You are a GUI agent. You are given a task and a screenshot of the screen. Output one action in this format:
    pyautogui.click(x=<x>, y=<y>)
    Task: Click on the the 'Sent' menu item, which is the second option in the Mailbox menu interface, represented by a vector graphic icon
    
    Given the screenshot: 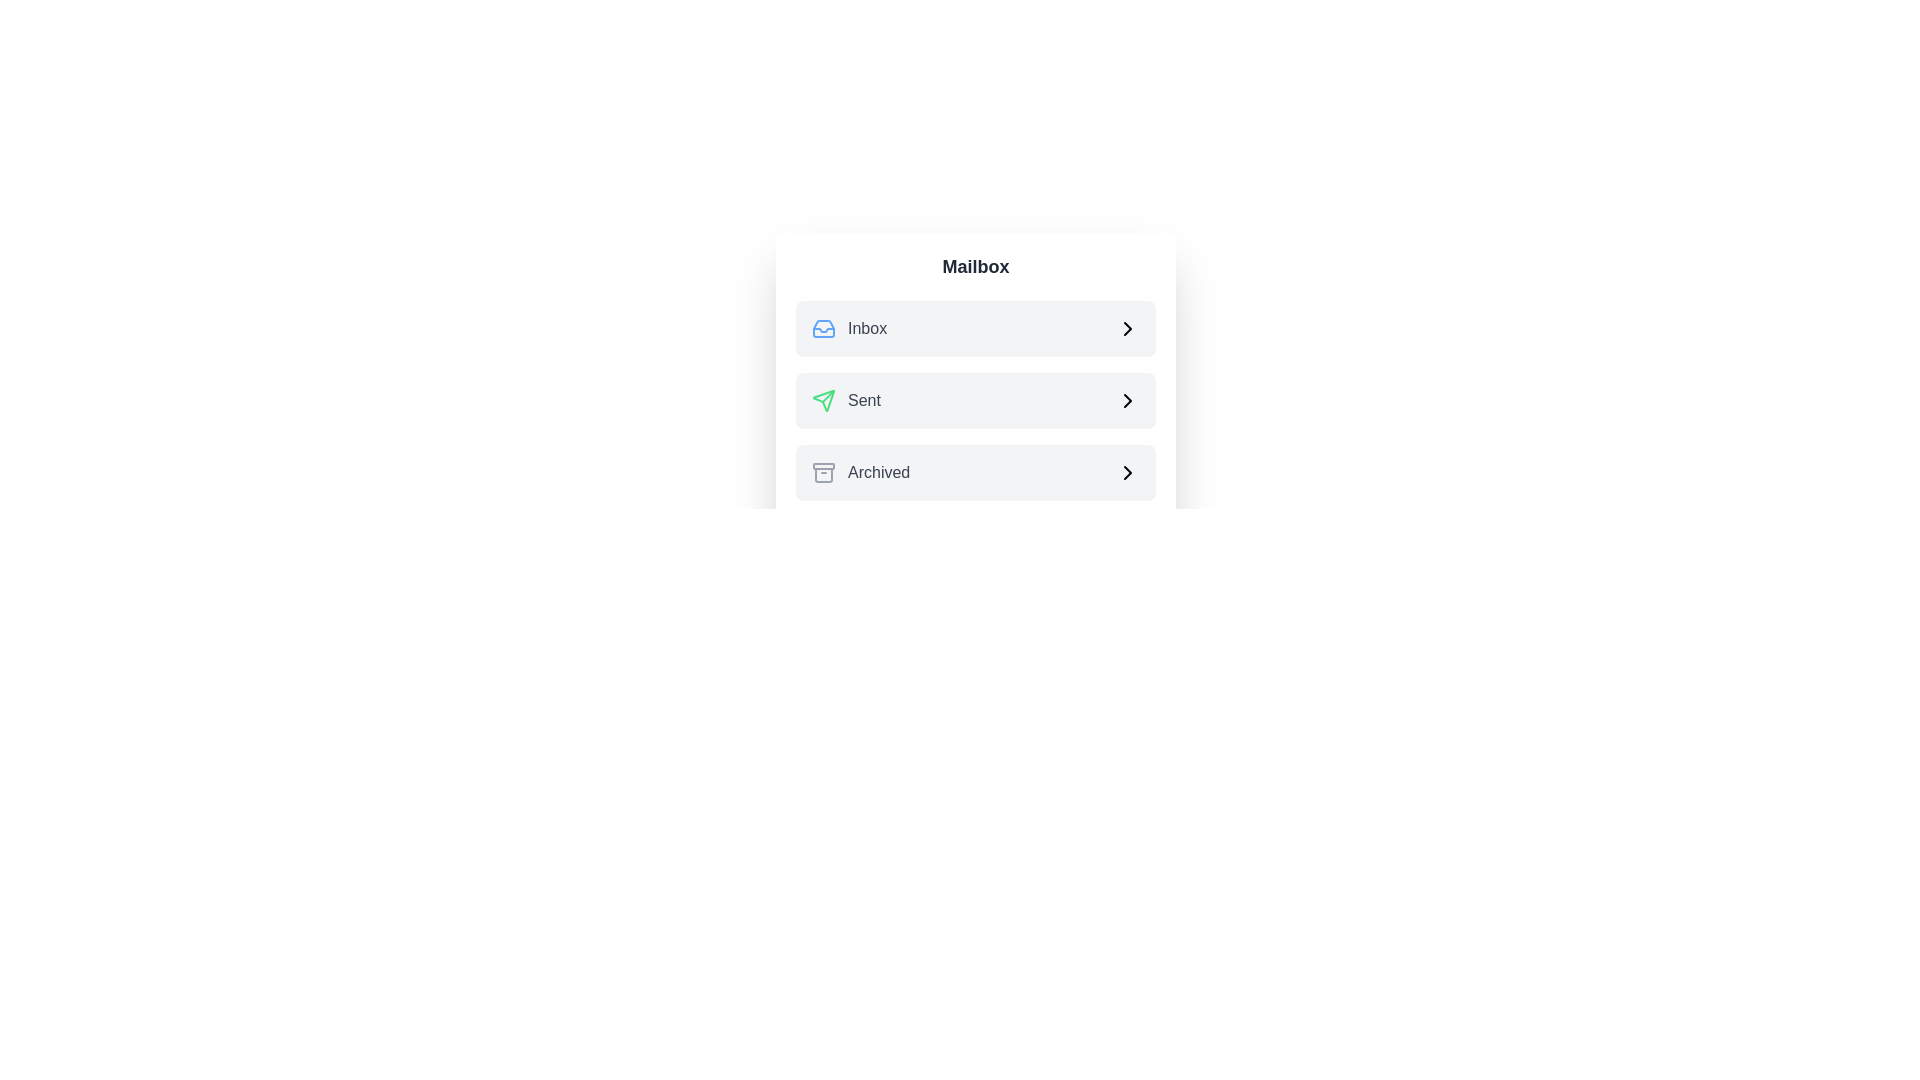 What is the action you would take?
    pyautogui.click(x=828, y=396)
    